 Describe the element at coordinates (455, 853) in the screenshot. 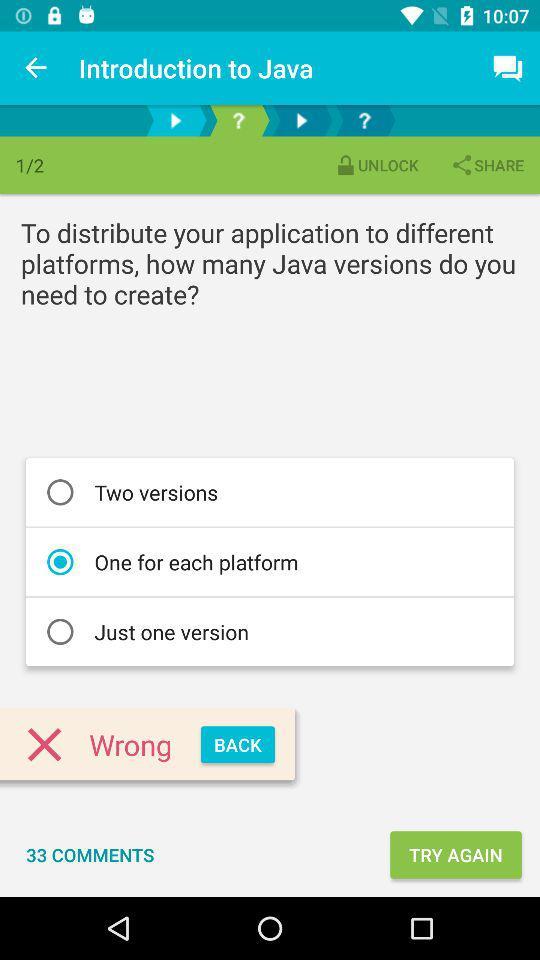

I see `the icon next to 33 comments item` at that location.